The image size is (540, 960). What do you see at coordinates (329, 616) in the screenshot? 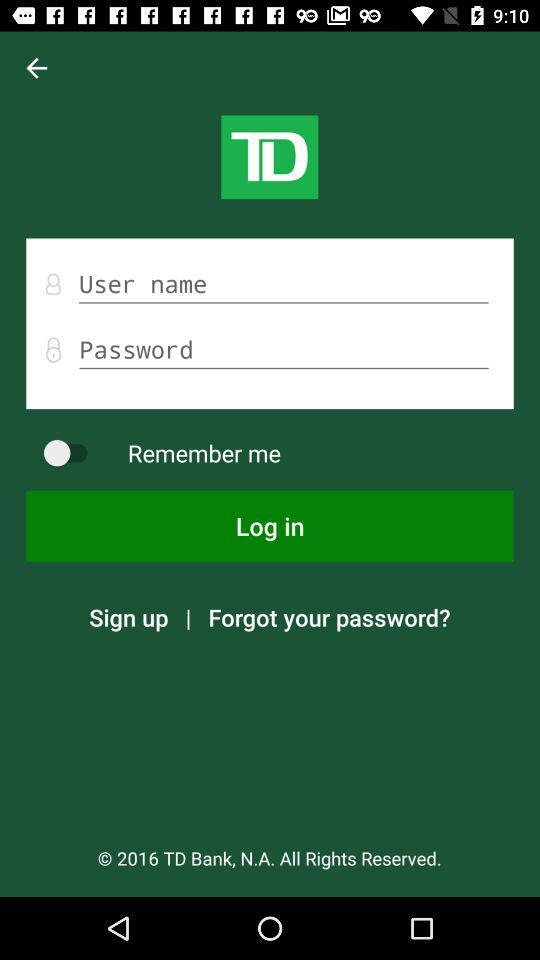
I see `icon above the 2016 td bank` at bounding box center [329, 616].